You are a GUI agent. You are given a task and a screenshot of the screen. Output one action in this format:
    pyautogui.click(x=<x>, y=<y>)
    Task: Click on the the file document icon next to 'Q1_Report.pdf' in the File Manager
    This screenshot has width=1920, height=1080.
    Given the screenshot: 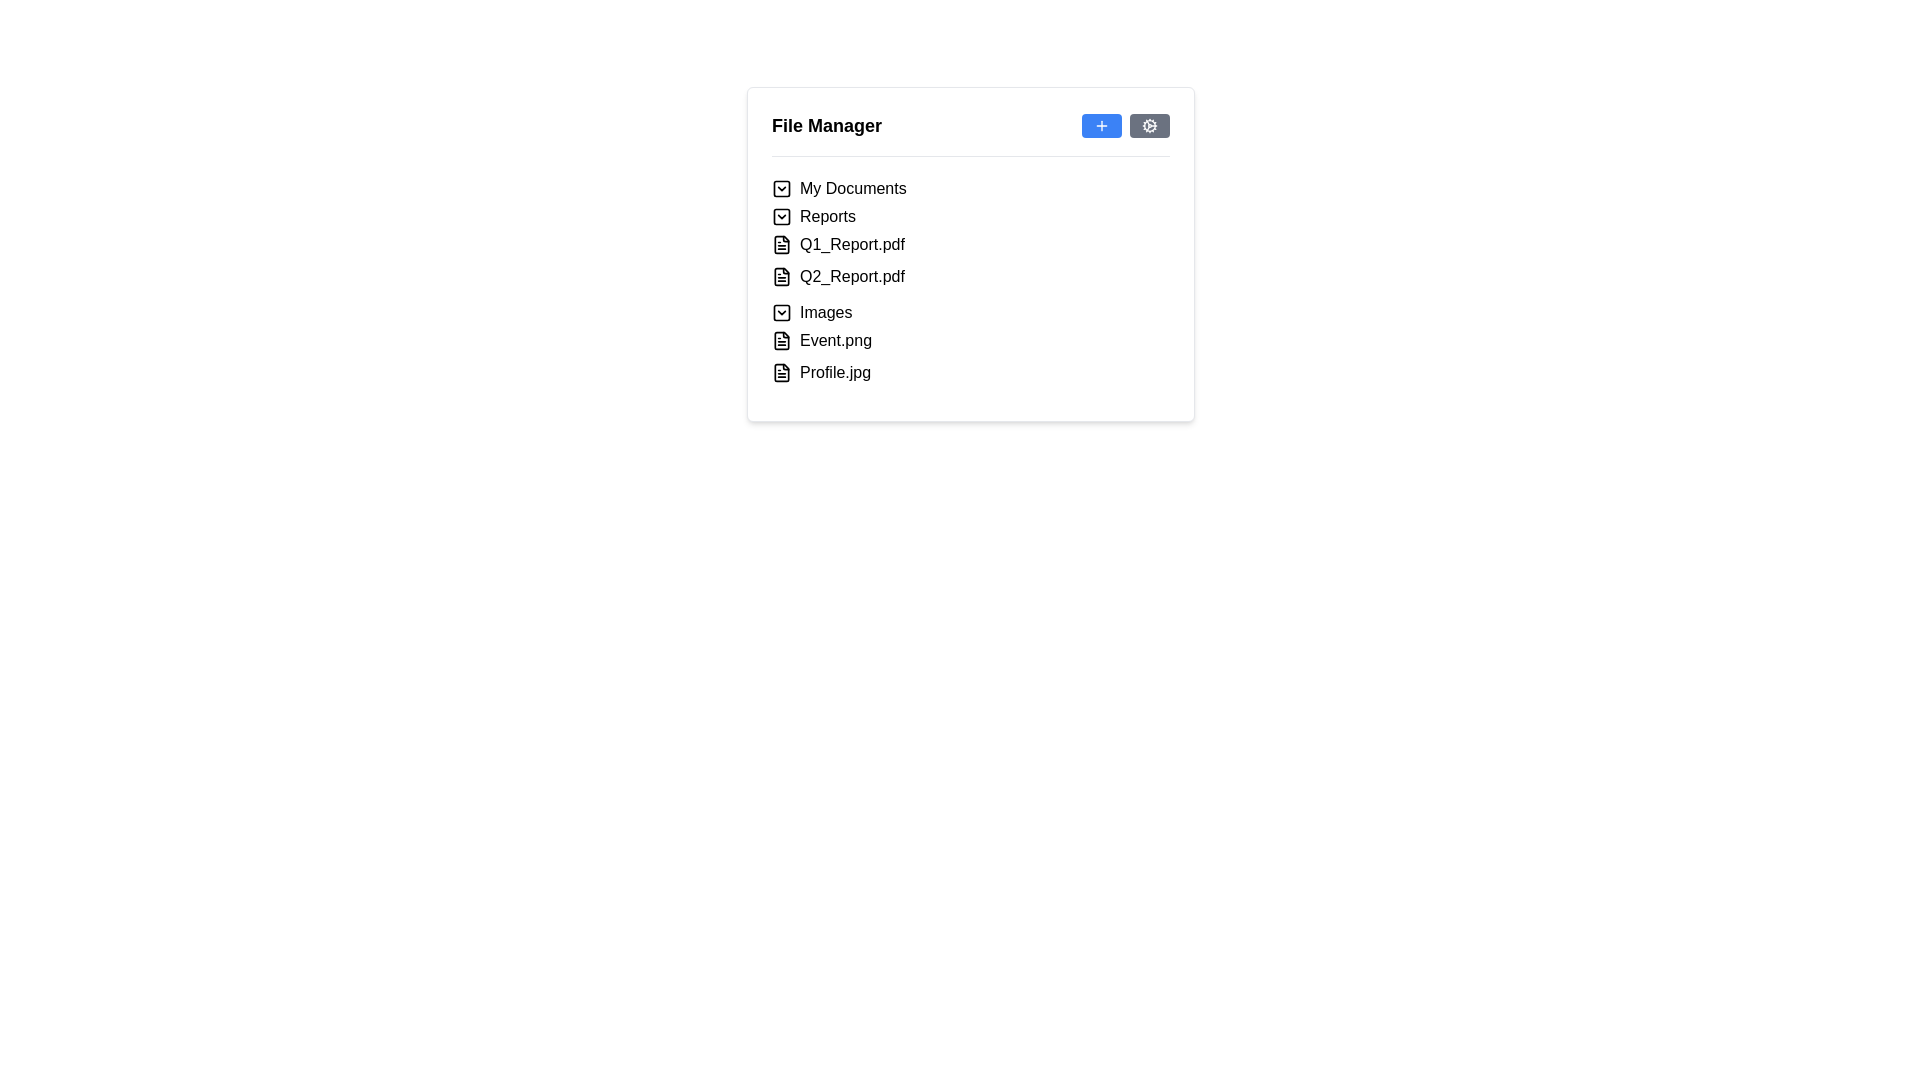 What is the action you would take?
    pyautogui.click(x=781, y=244)
    